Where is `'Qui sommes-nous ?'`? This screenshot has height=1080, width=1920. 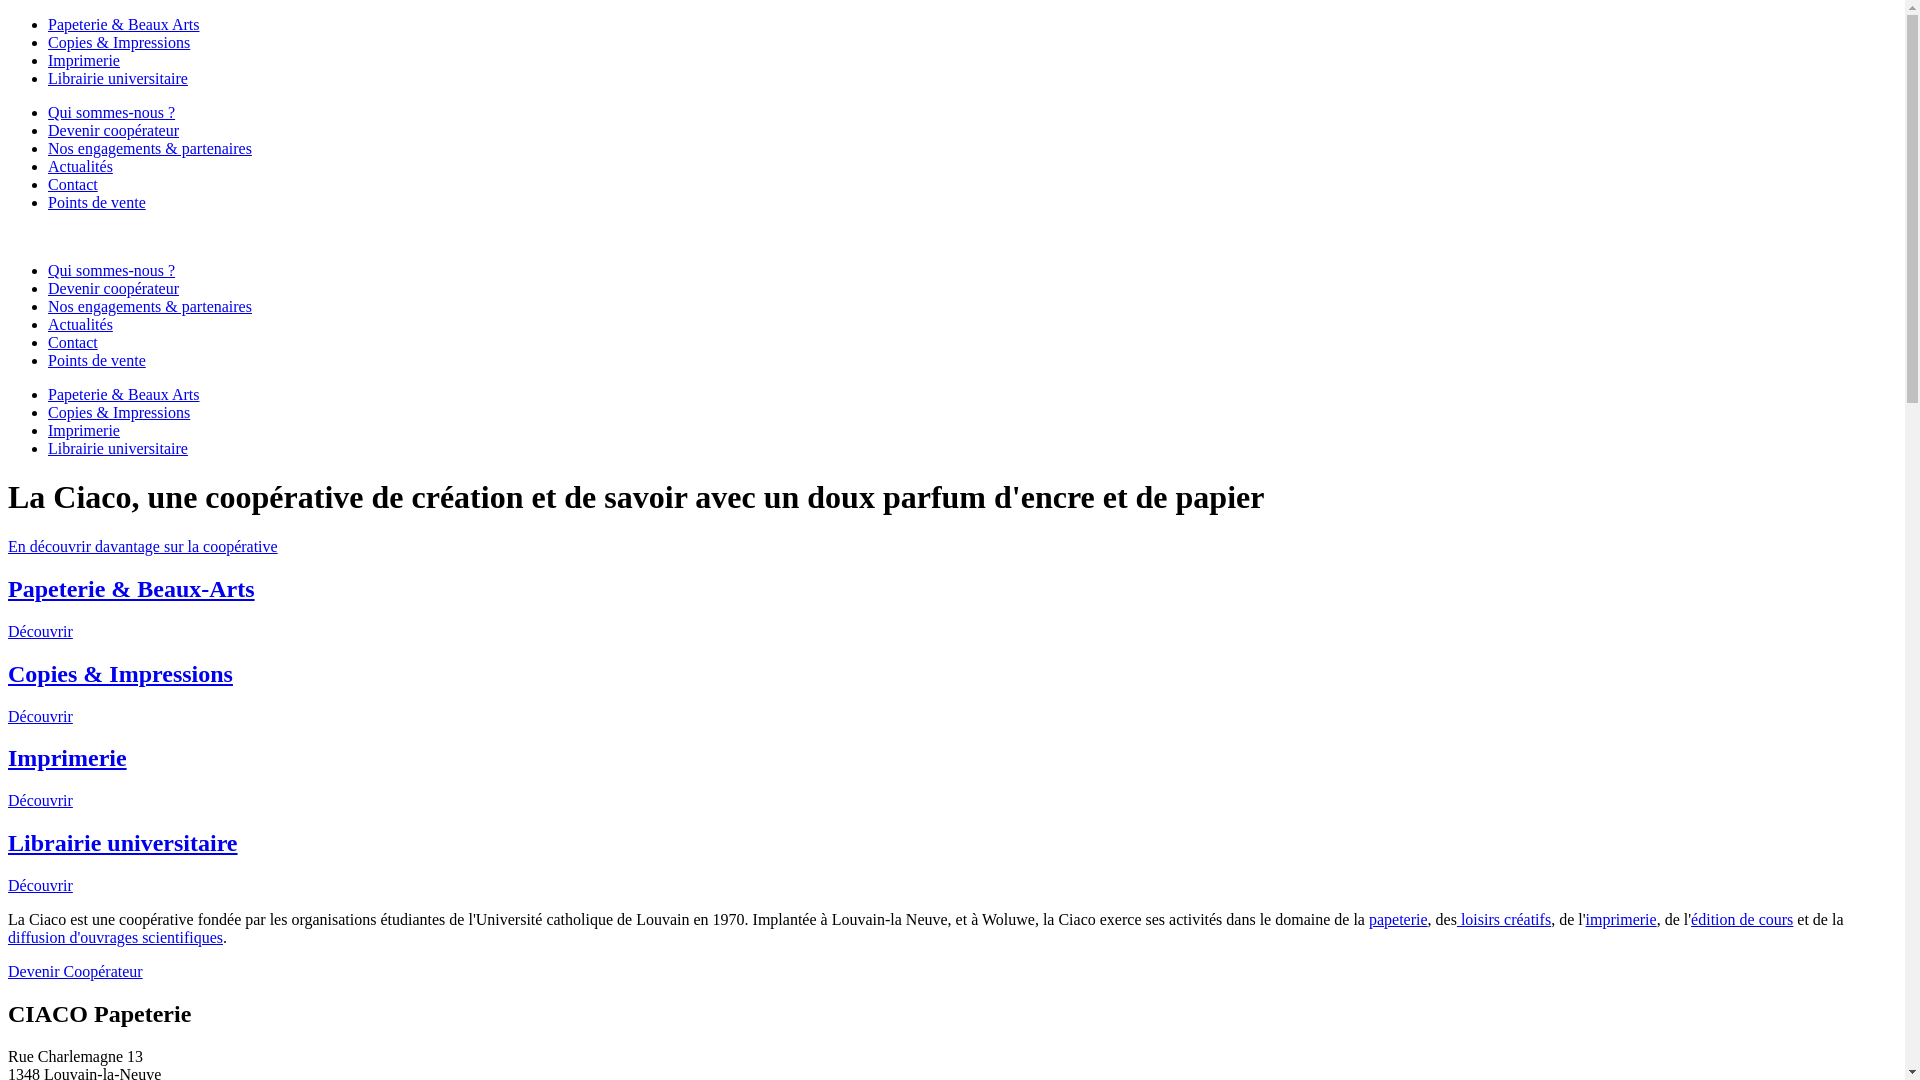
'Qui sommes-nous ?' is located at coordinates (110, 270).